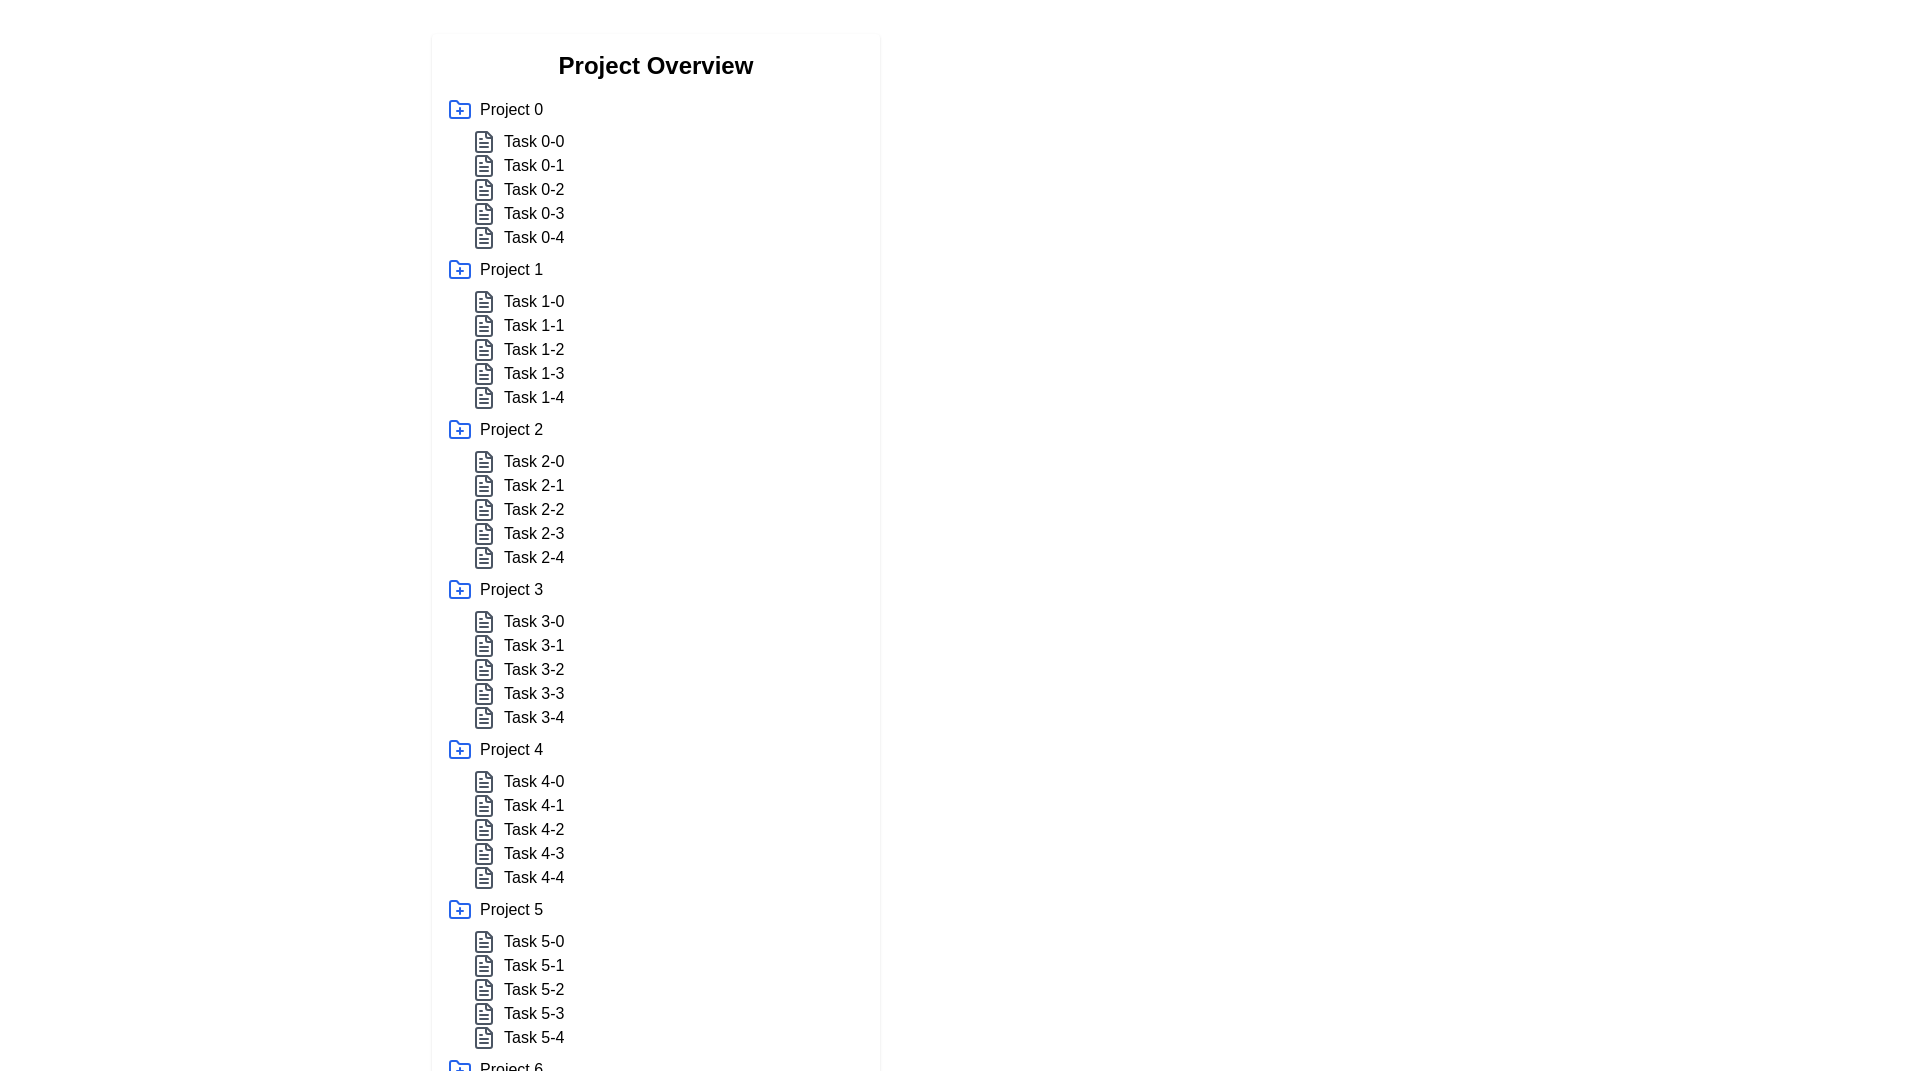 The height and width of the screenshot is (1080, 1920). What do you see at coordinates (484, 532) in the screenshot?
I see `the document icon representing 'Task 2-3'` at bounding box center [484, 532].